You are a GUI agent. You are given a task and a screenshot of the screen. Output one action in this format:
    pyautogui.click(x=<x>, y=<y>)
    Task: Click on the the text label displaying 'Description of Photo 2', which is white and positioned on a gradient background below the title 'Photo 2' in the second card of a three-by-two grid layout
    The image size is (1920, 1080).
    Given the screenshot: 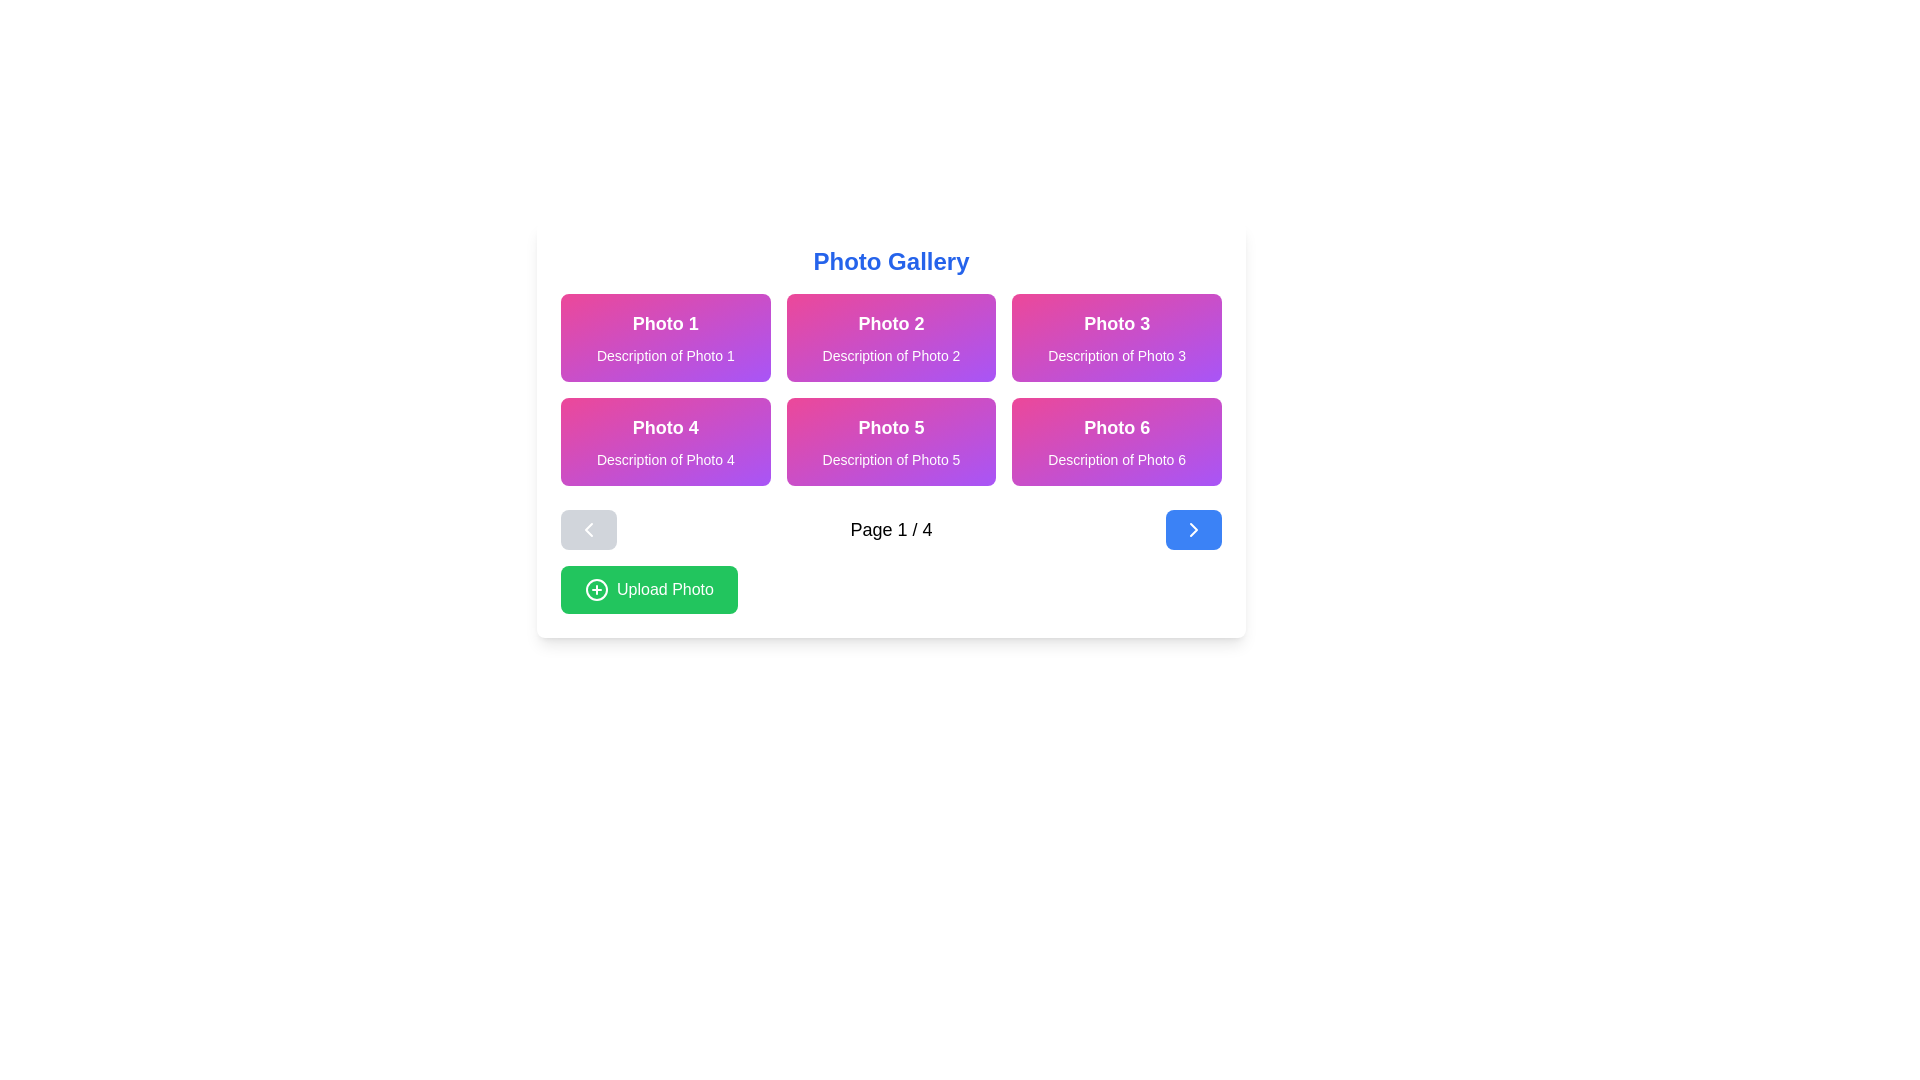 What is the action you would take?
    pyautogui.click(x=890, y=354)
    